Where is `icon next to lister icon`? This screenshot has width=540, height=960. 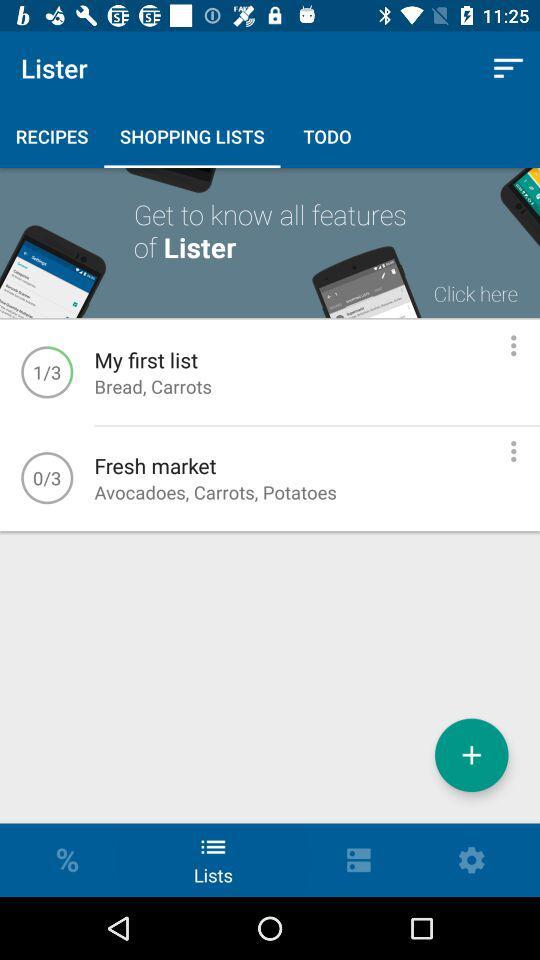
icon next to lister icon is located at coordinates (508, 68).